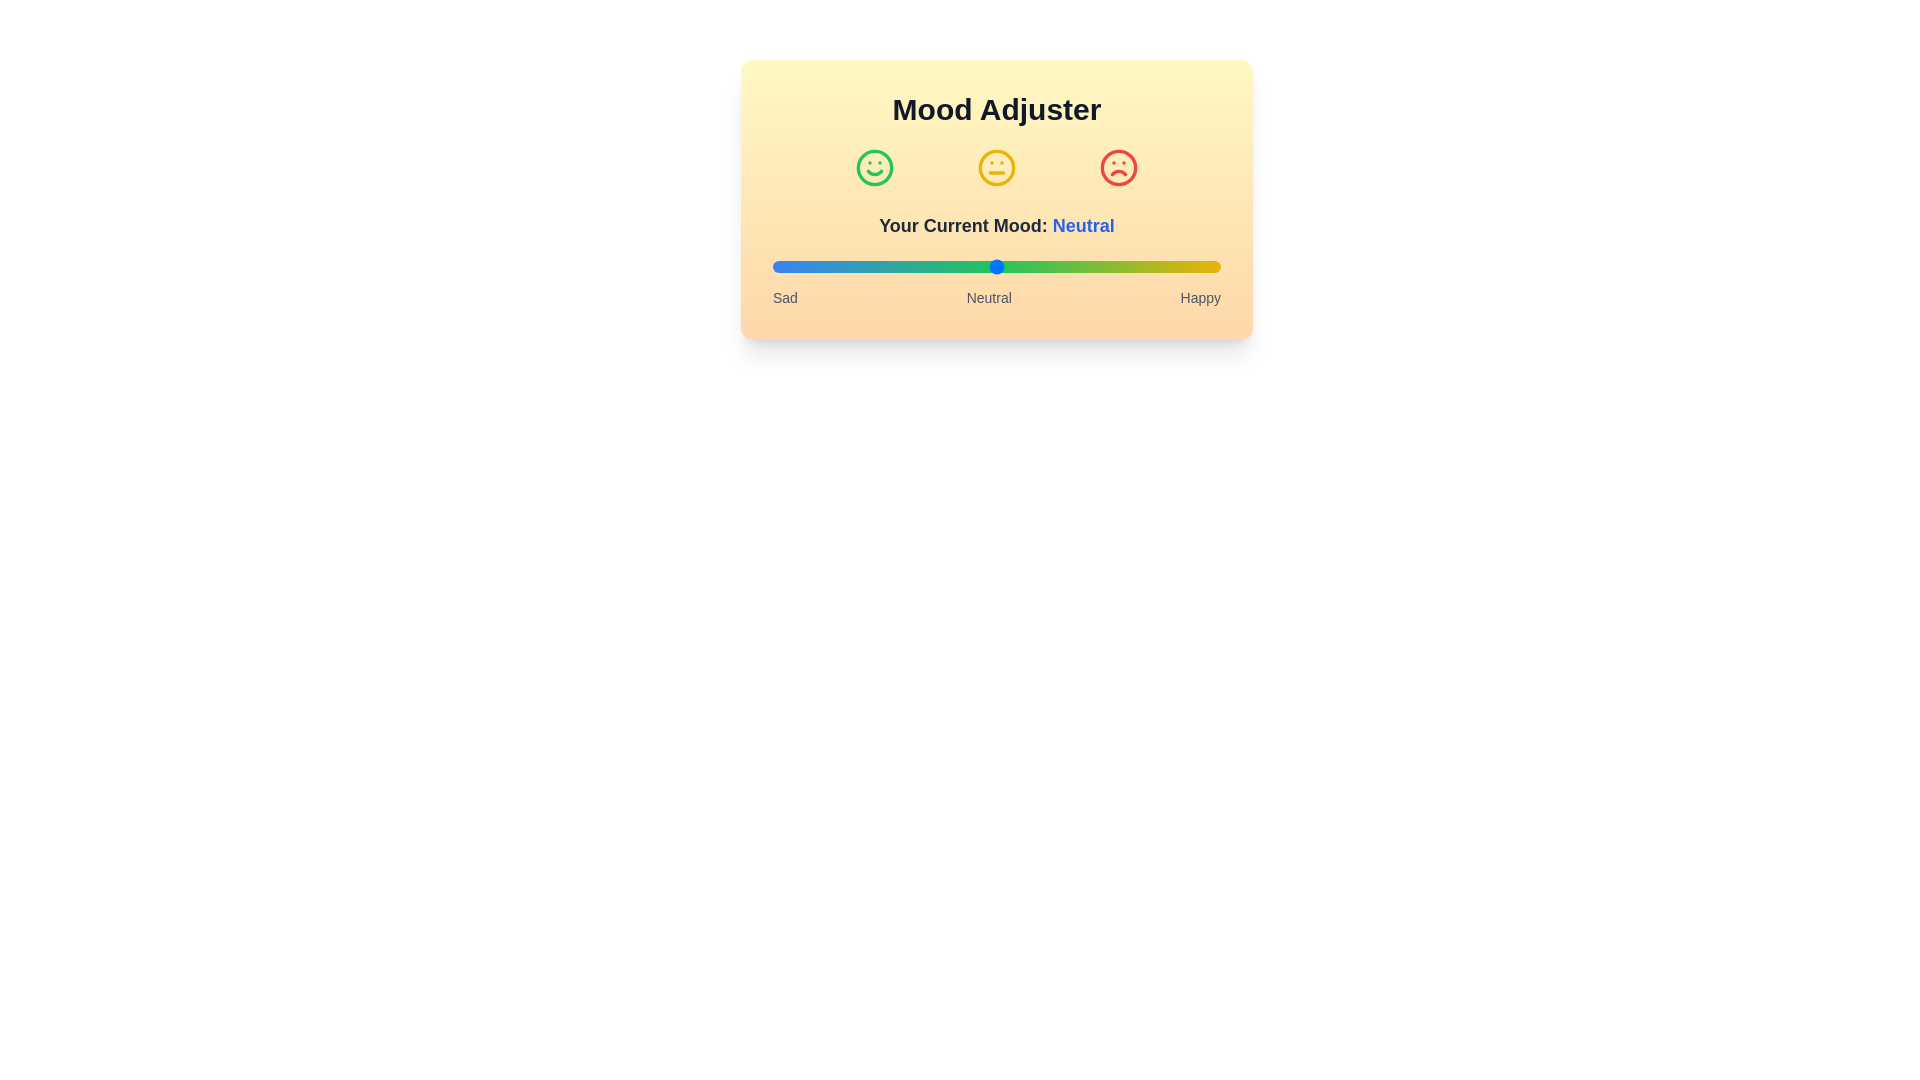  What do you see at coordinates (1081, 265) in the screenshot?
I see `the slider to a specific value 69 to observe the mood label change` at bounding box center [1081, 265].